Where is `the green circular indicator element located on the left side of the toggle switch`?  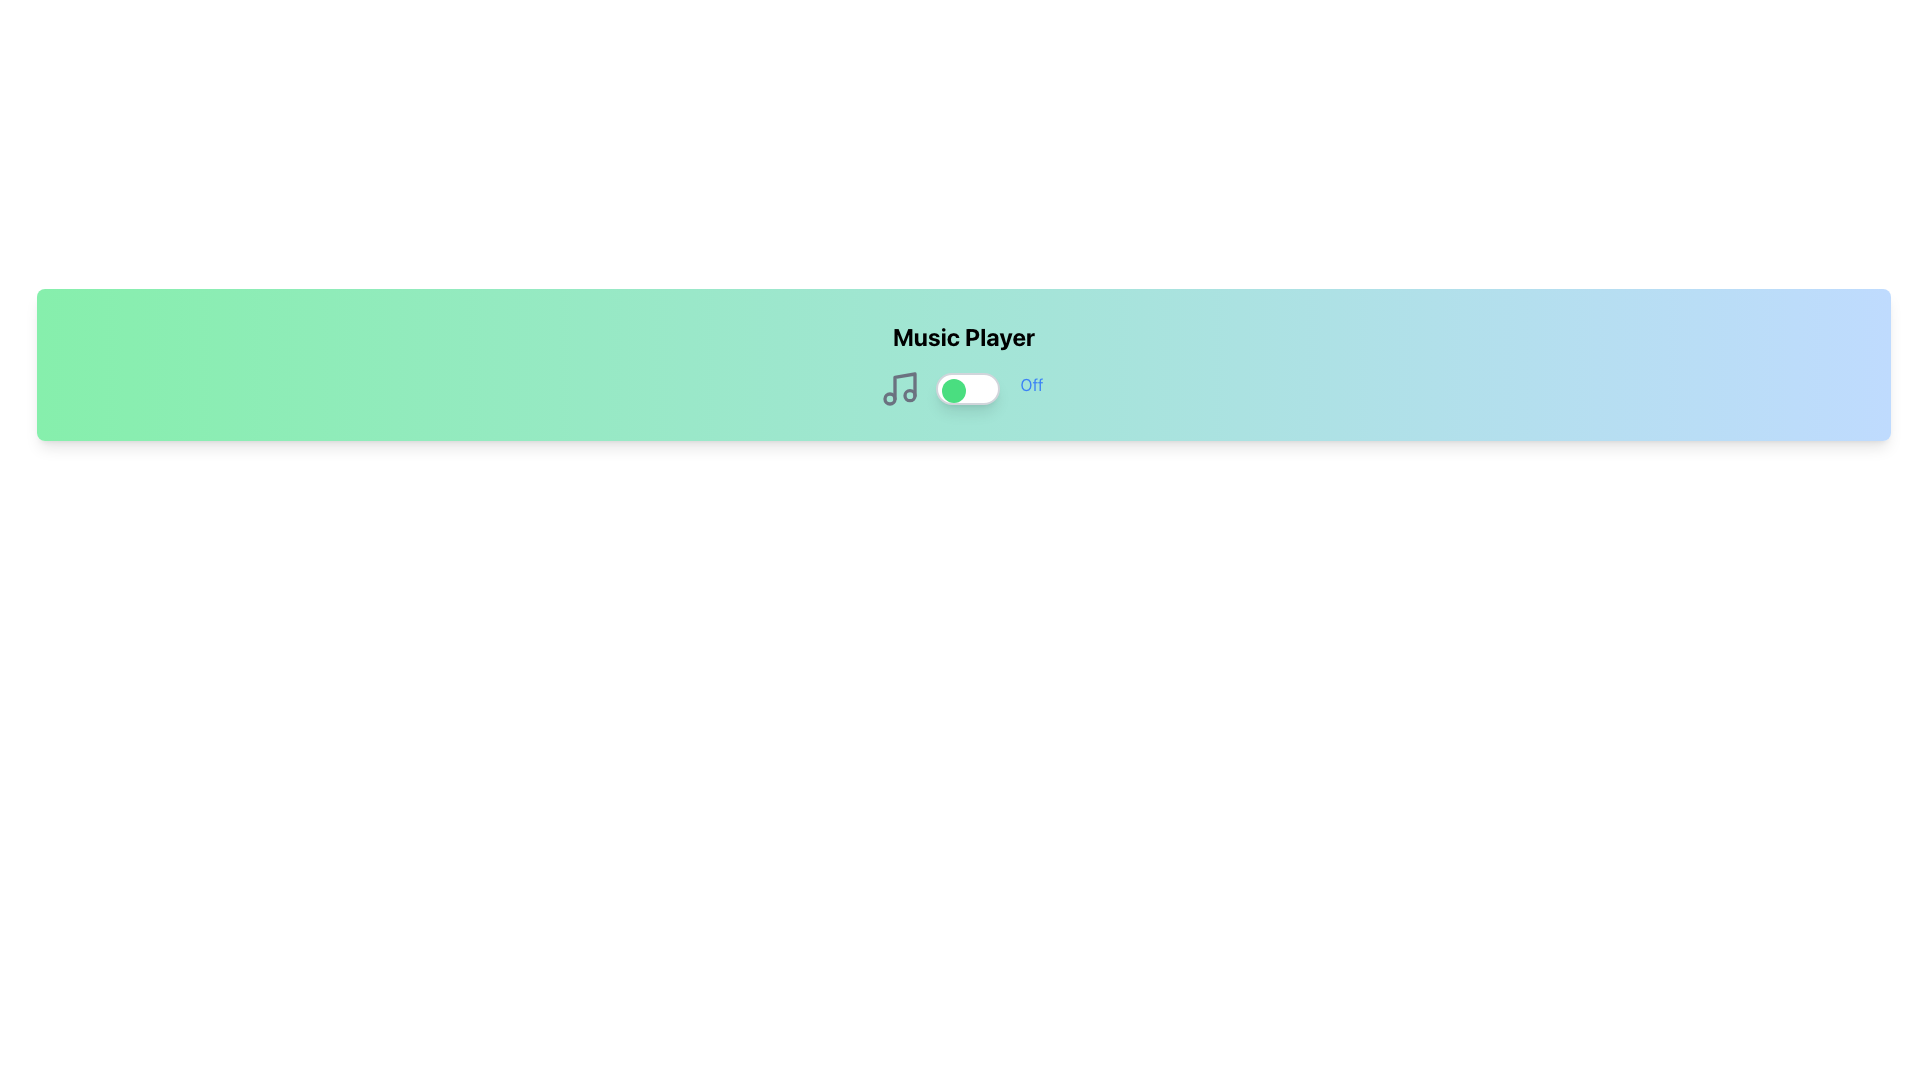
the green circular indicator element located on the left side of the toggle switch is located at coordinates (953, 390).